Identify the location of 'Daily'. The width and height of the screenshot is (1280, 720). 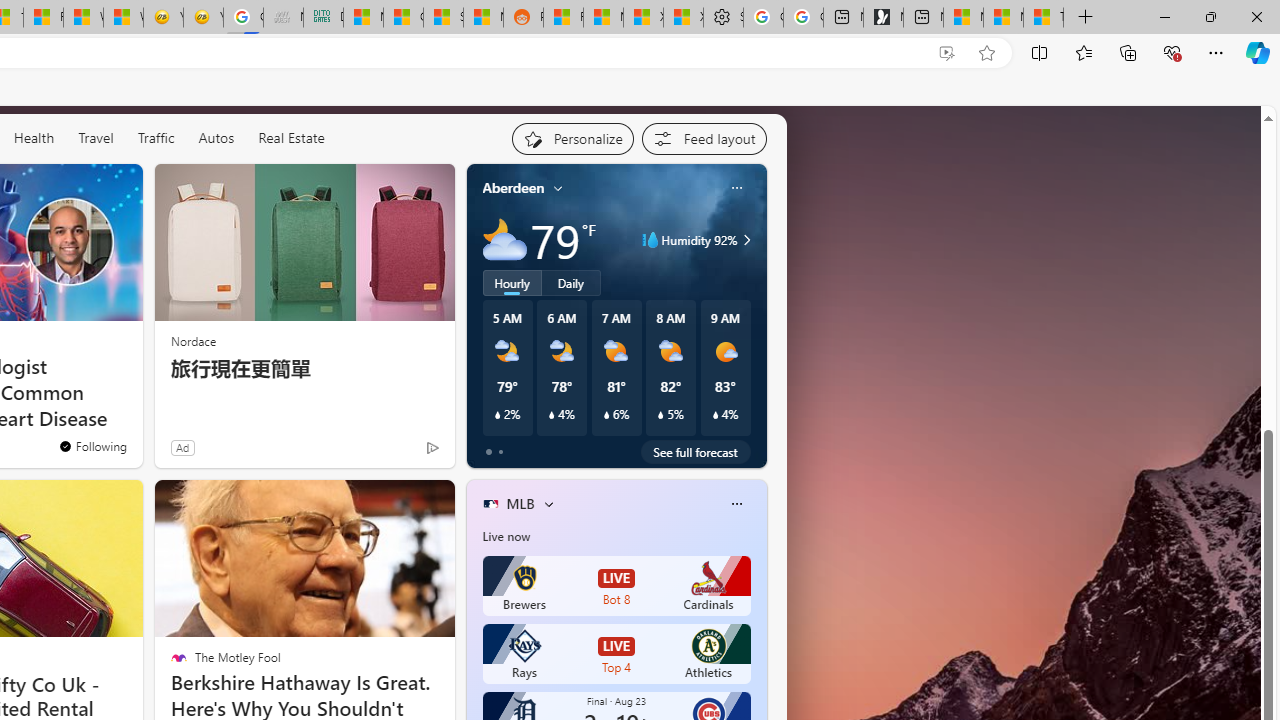
(570, 282).